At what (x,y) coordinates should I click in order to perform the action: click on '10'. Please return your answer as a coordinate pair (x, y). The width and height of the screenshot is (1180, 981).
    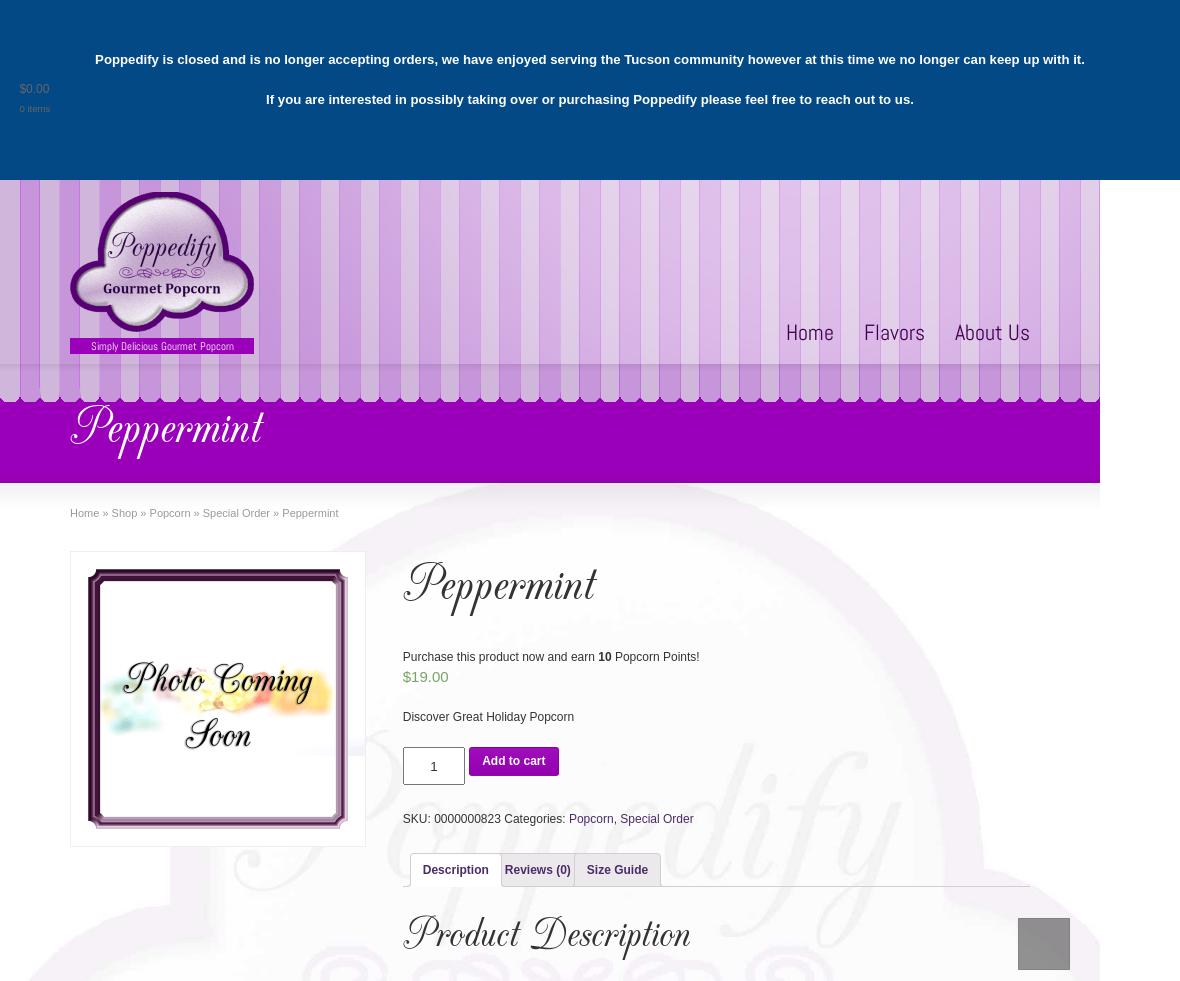
    Looking at the image, I should click on (603, 656).